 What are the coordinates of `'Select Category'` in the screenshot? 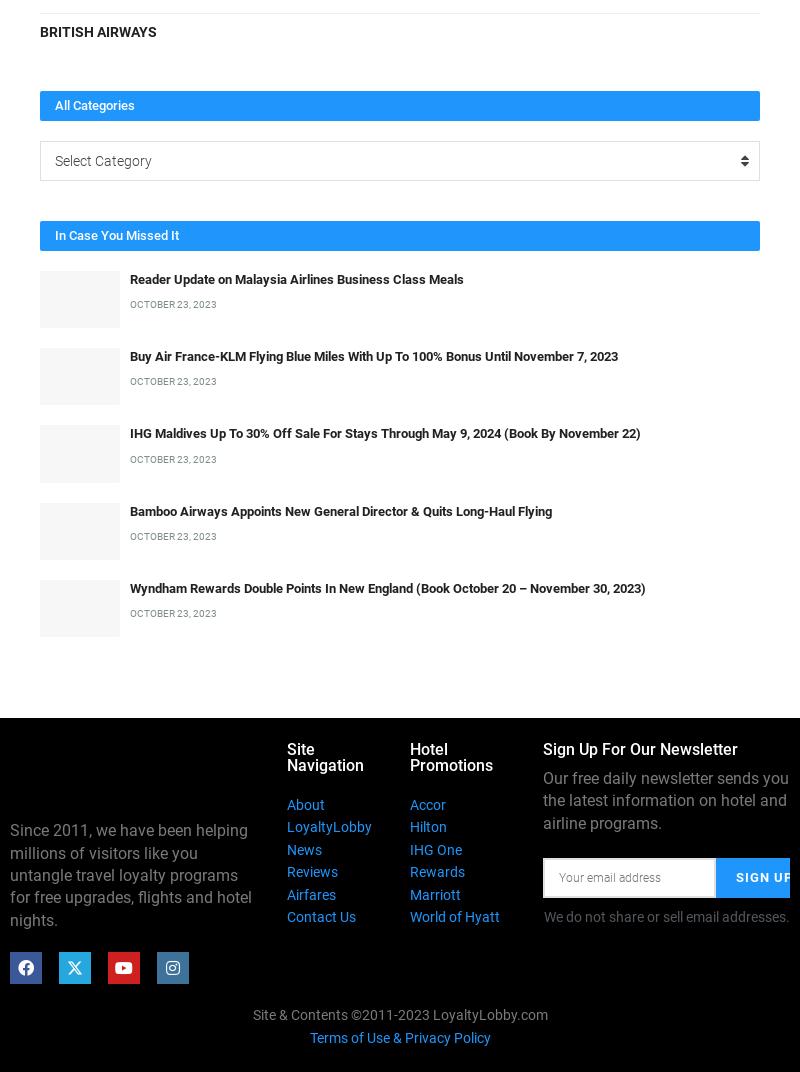 It's located at (102, 160).